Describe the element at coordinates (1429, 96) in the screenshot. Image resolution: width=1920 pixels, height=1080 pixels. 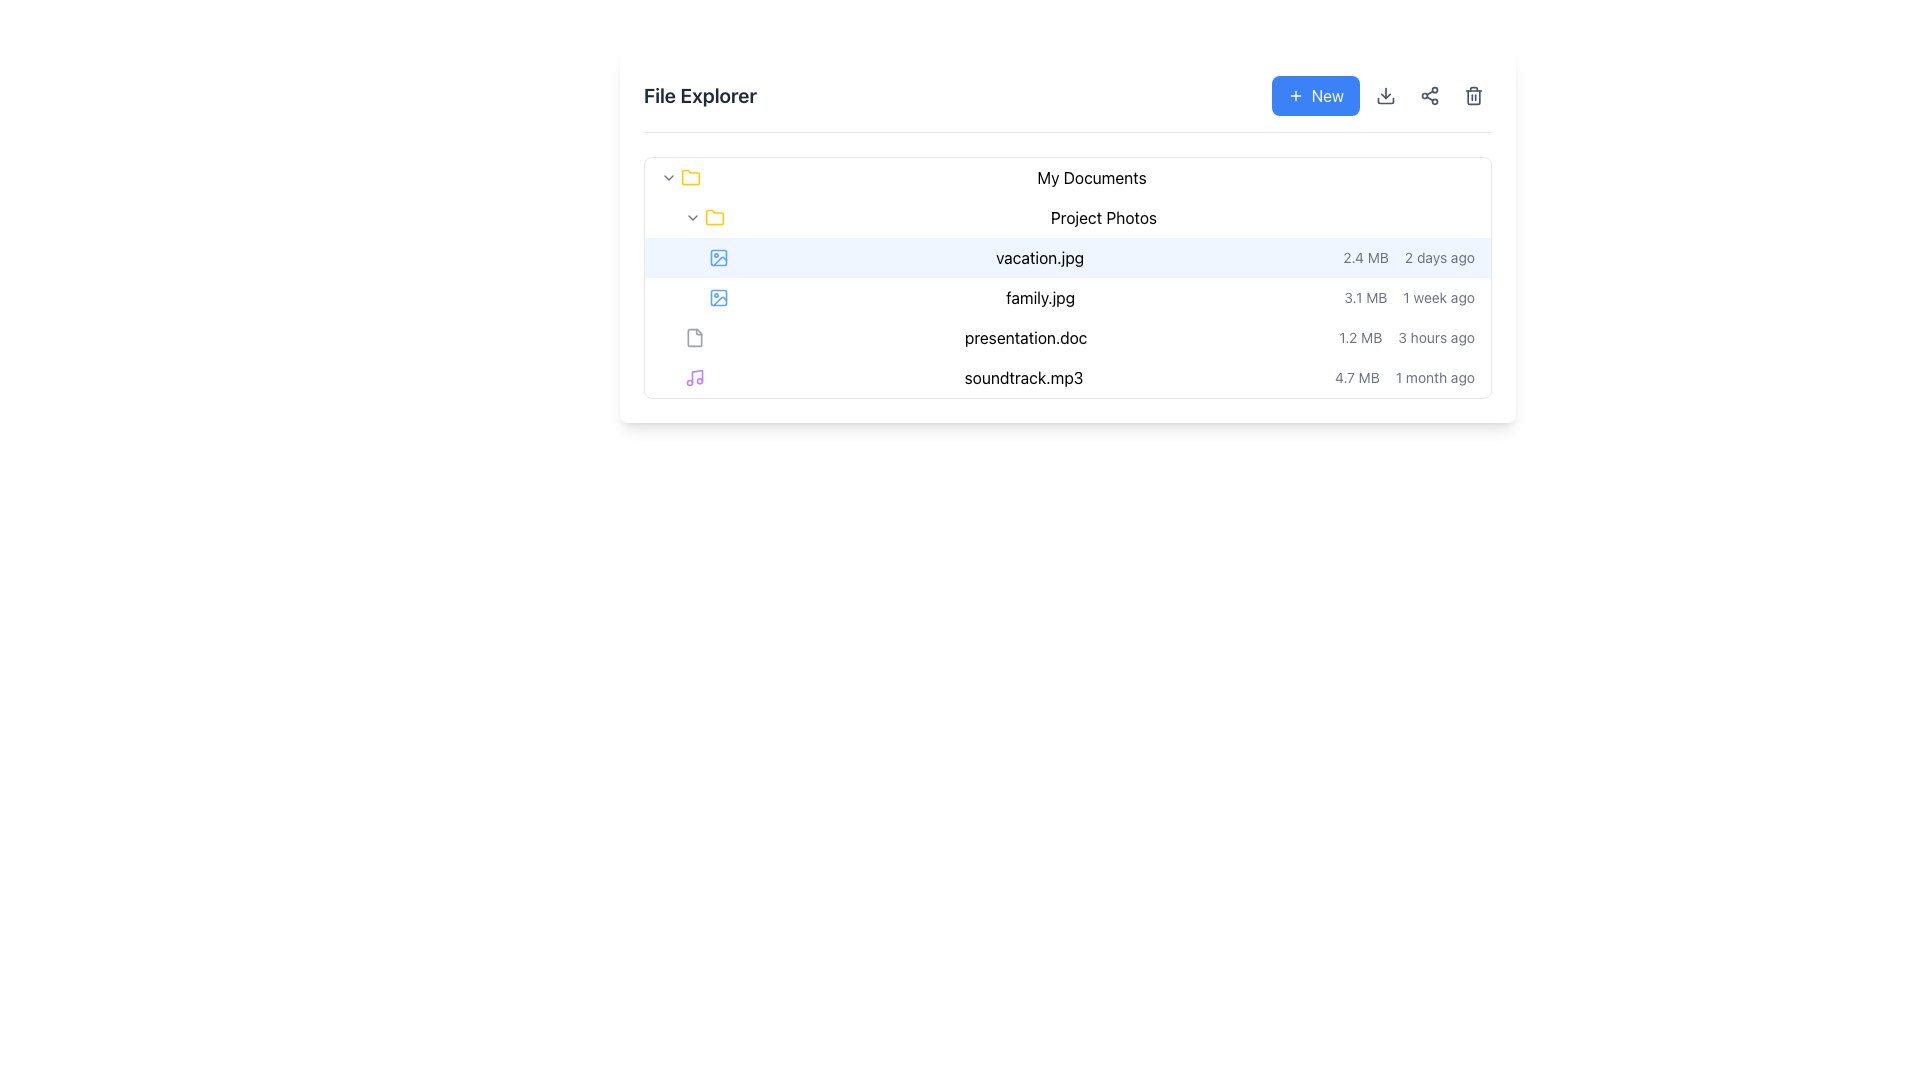
I see `the share button located in the header area of the file explorer, which is the third button from the right` at that location.